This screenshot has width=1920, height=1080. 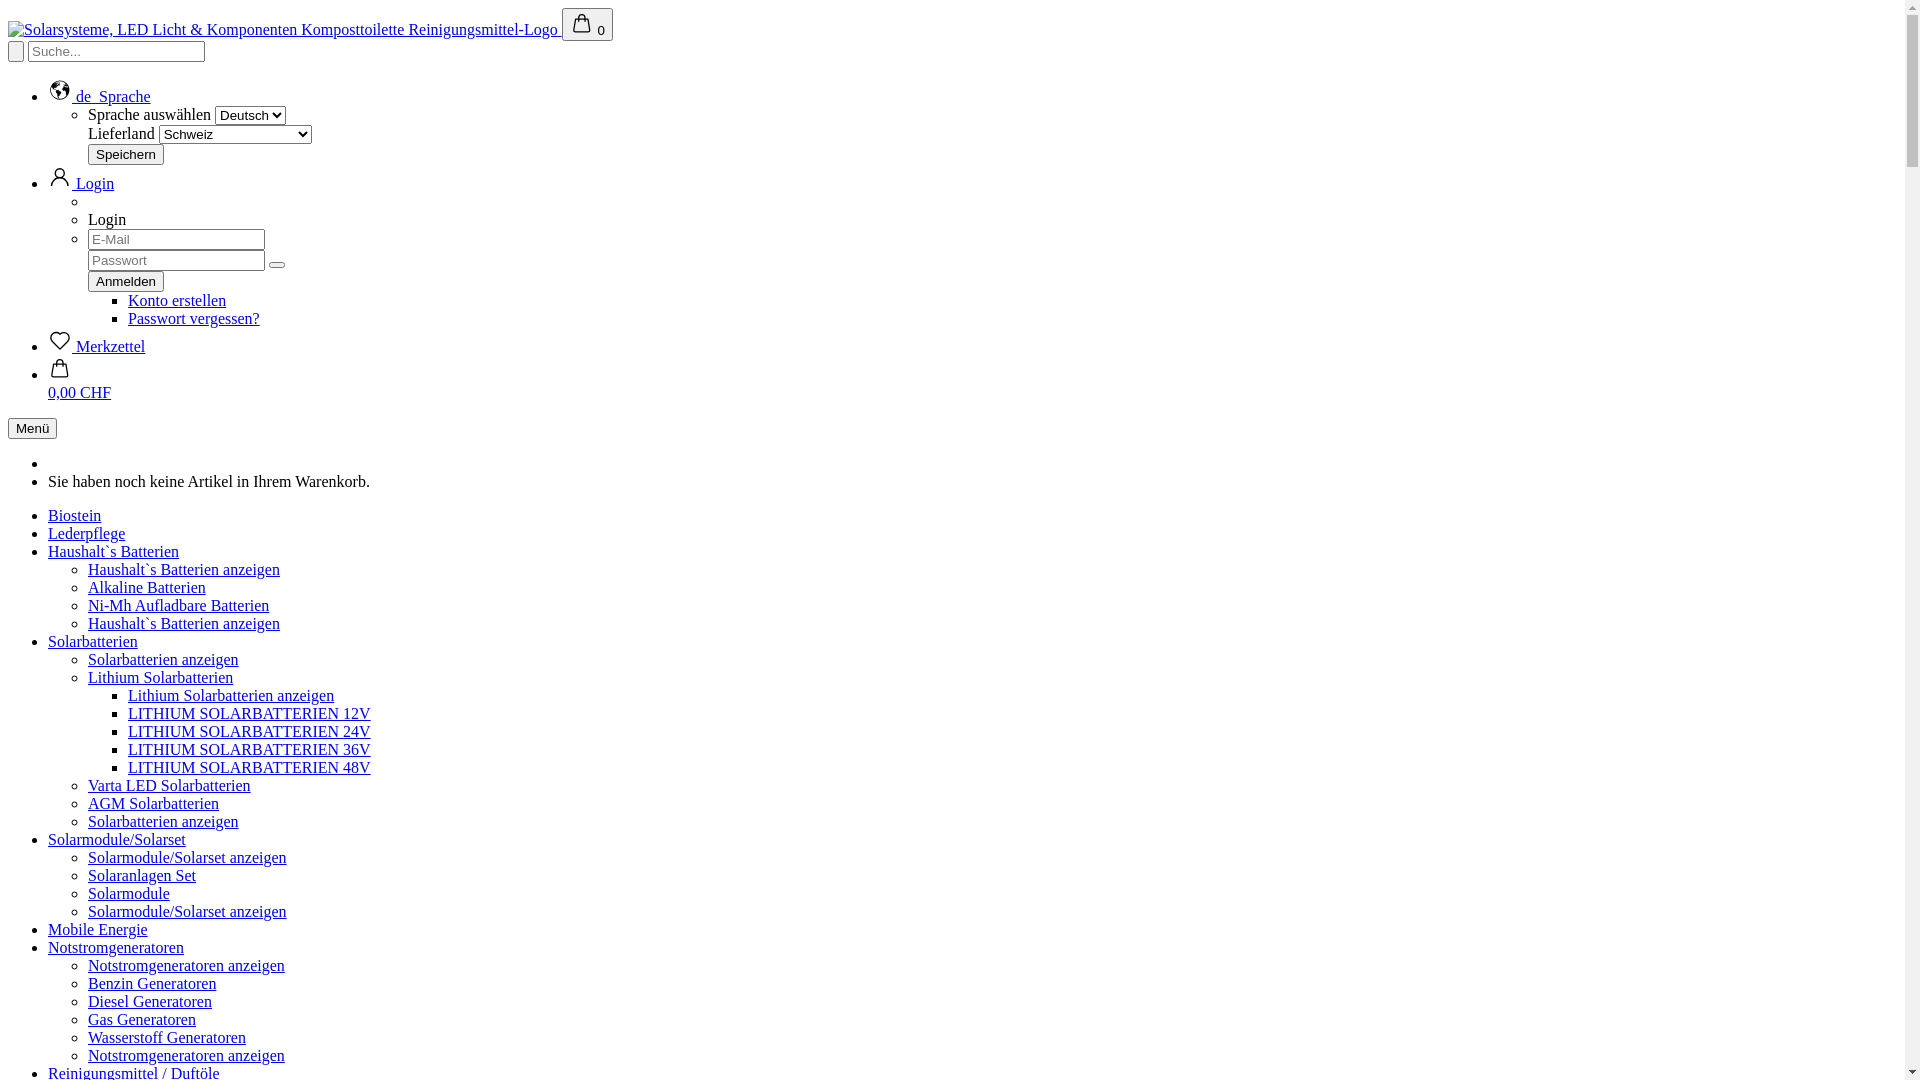 I want to click on 'AGM Solarbatterien', so click(x=152, y=802).